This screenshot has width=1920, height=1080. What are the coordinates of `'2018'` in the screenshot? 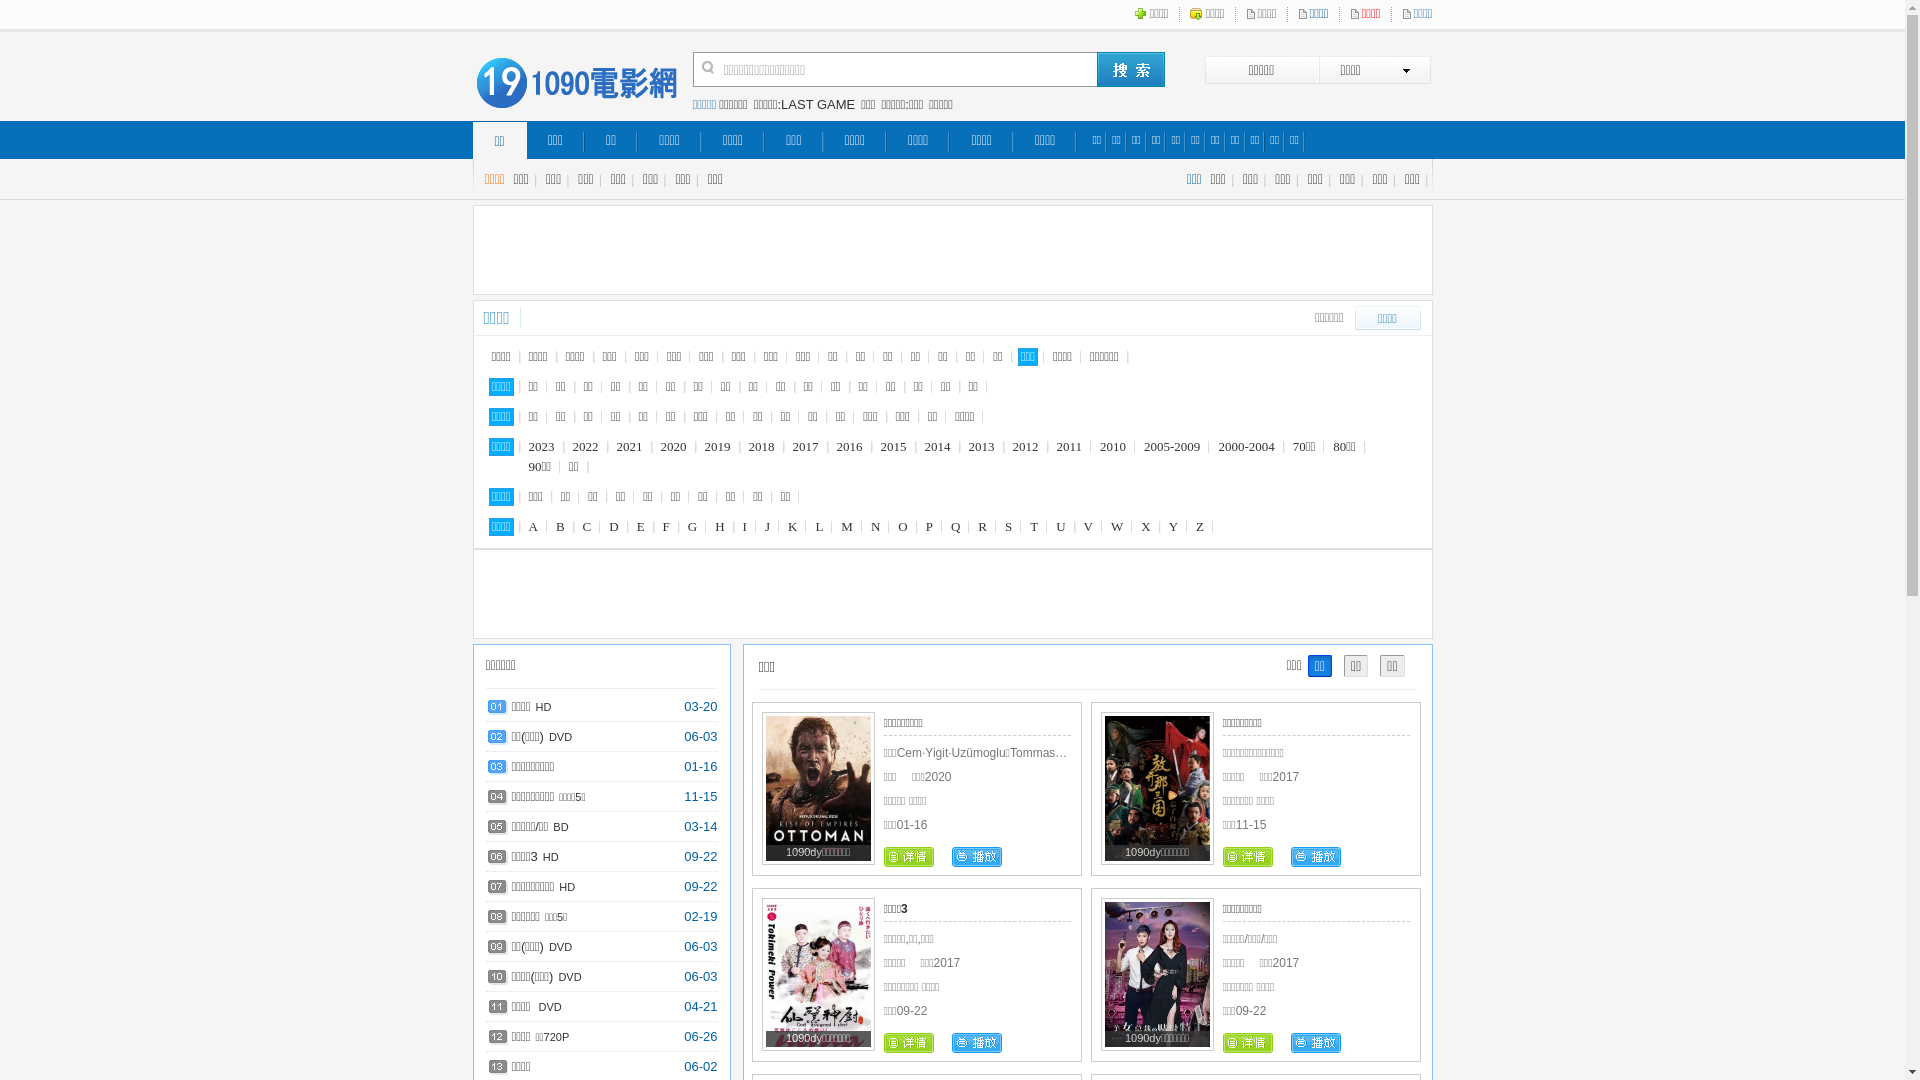 It's located at (761, 446).